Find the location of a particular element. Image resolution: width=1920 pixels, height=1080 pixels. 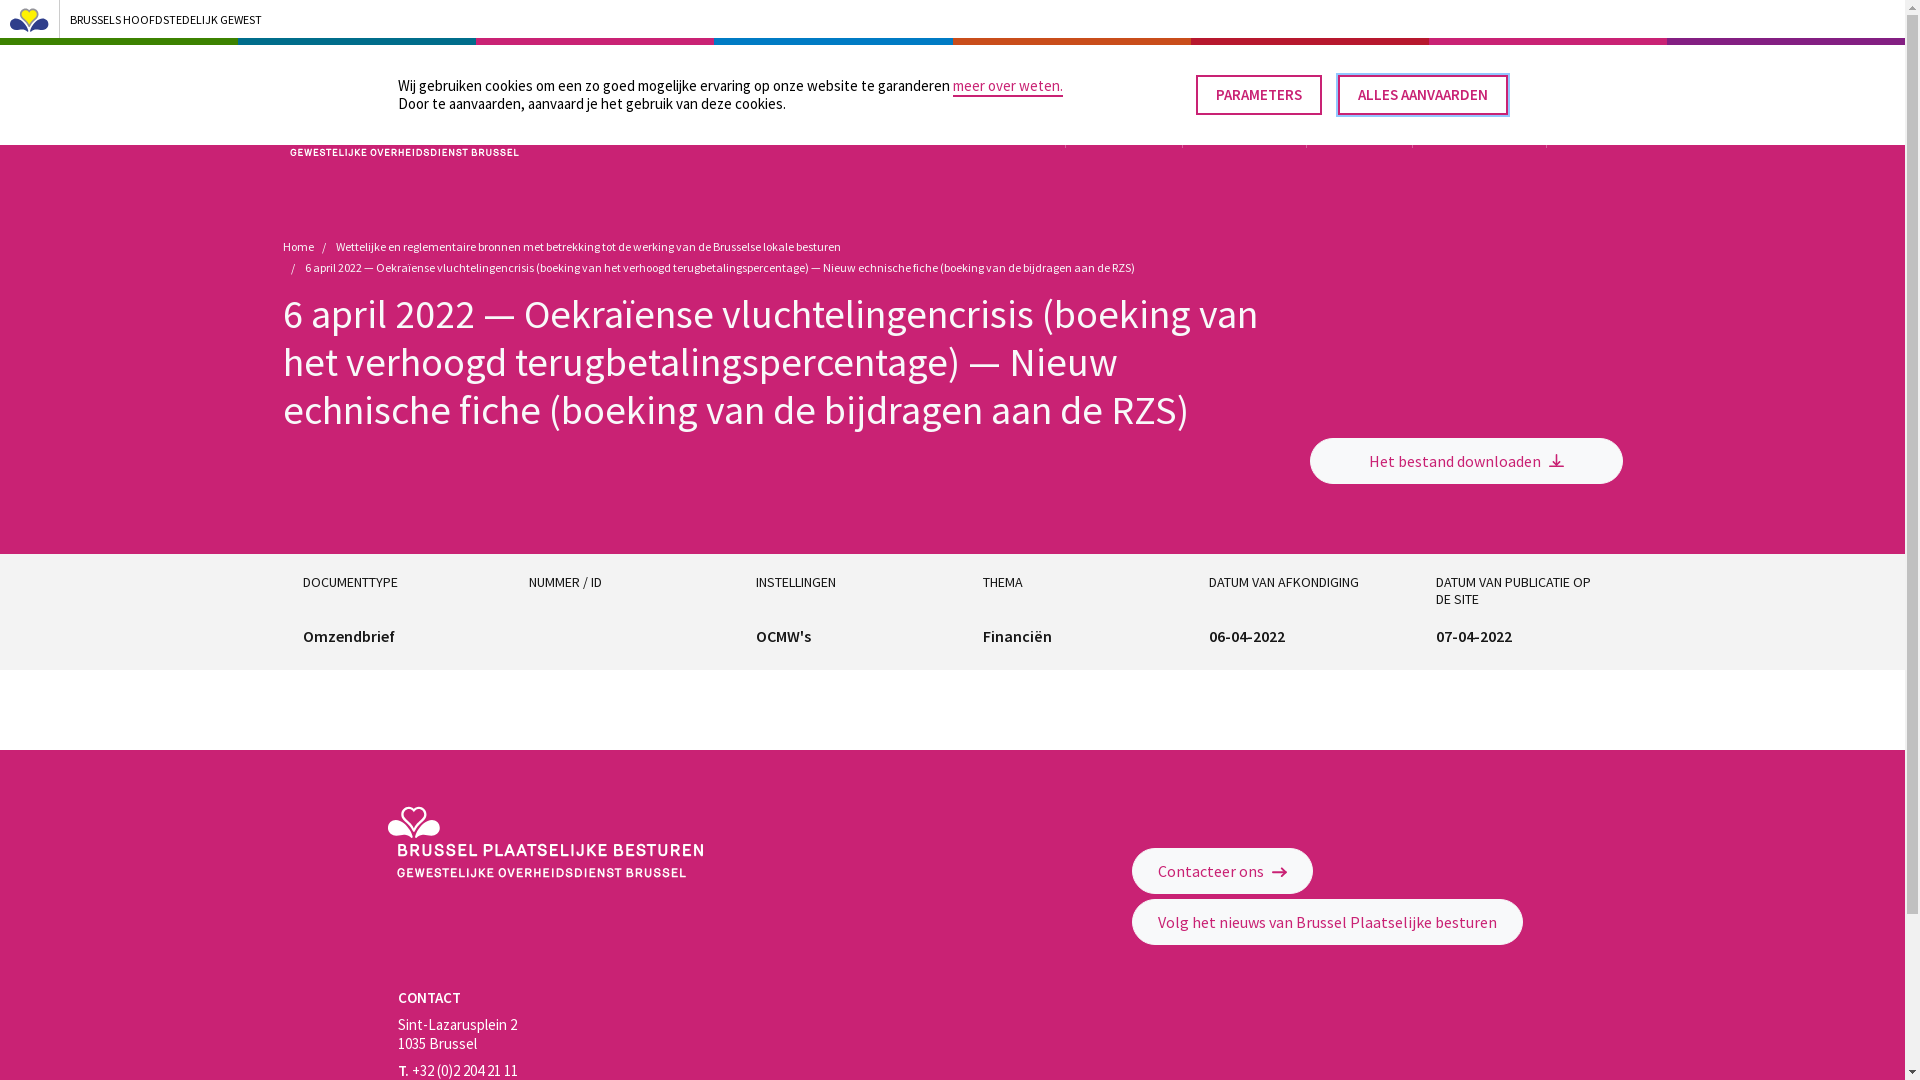

'ALLES AANVAARDEN' is located at coordinates (1421, 95).